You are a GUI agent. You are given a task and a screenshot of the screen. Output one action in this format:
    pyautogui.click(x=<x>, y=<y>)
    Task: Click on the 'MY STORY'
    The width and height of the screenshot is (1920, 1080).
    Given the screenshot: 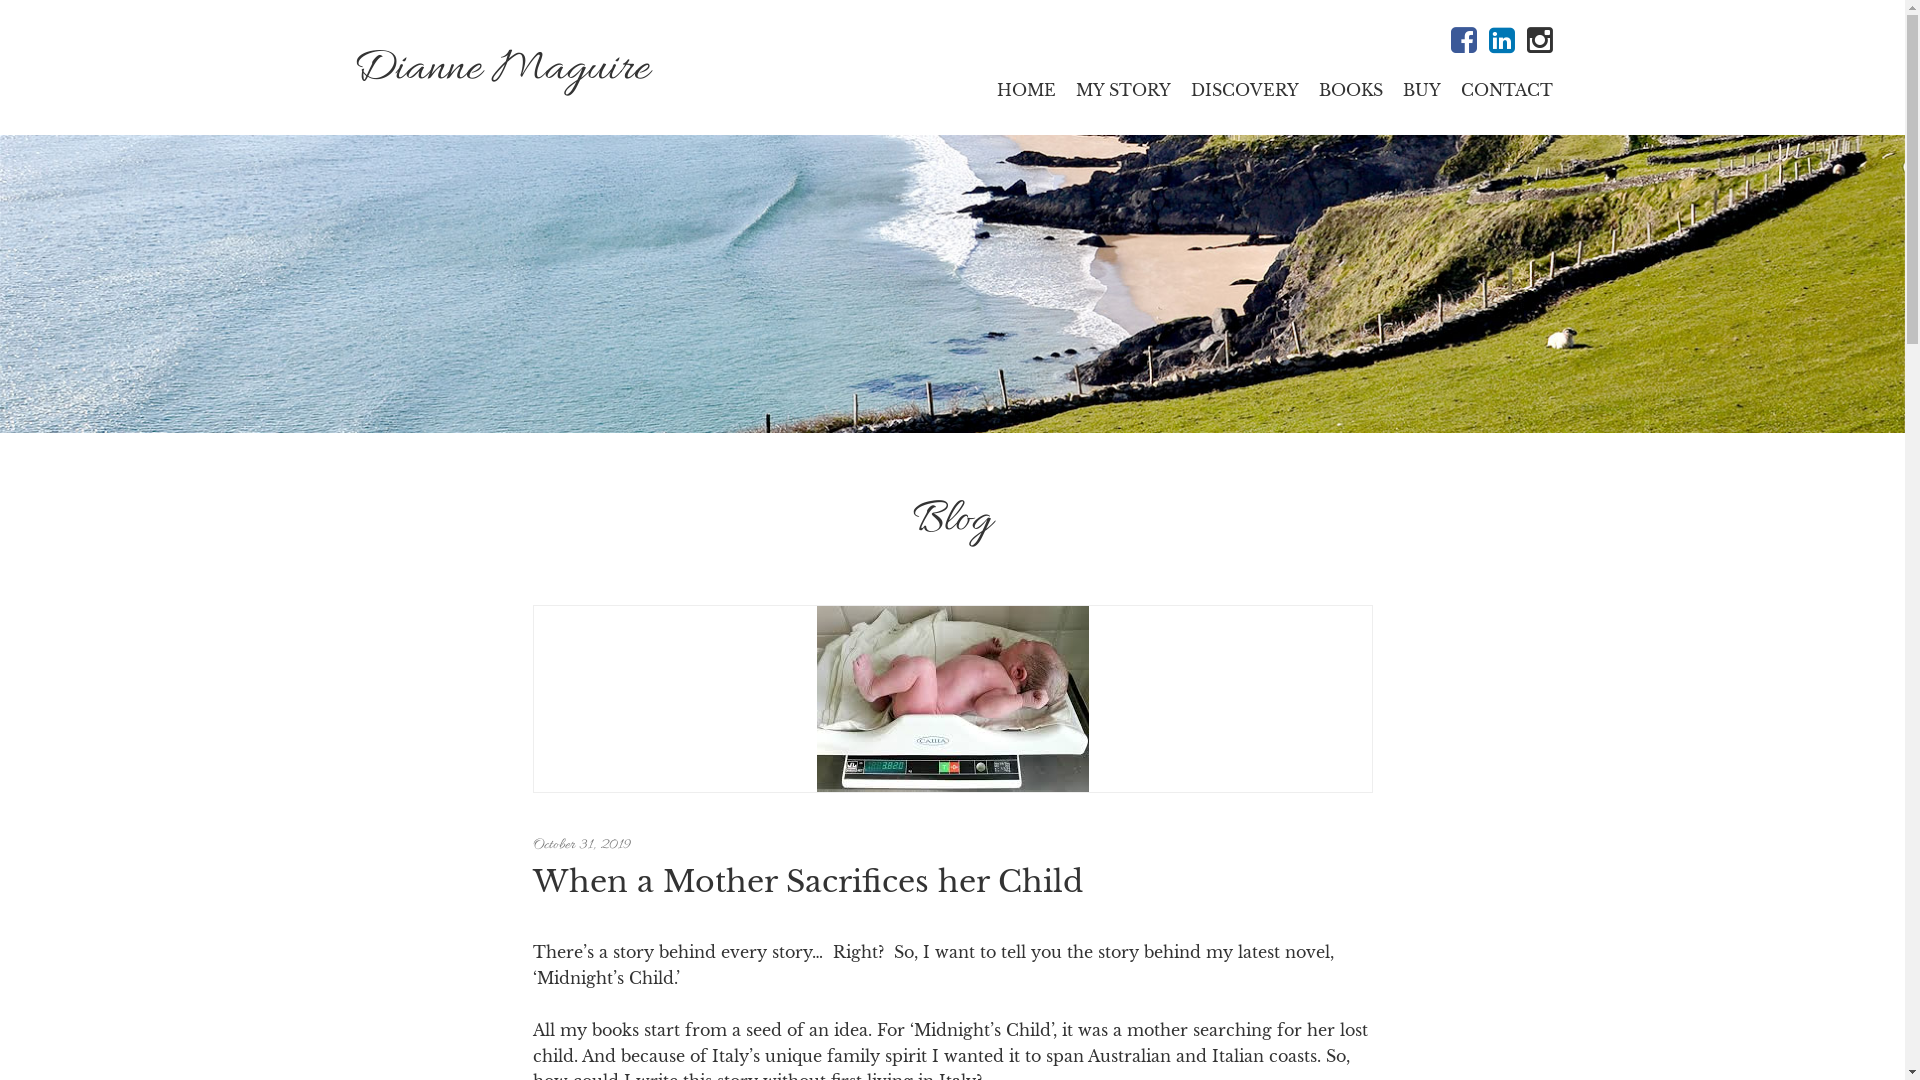 What is the action you would take?
    pyautogui.click(x=1123, y=90)
    